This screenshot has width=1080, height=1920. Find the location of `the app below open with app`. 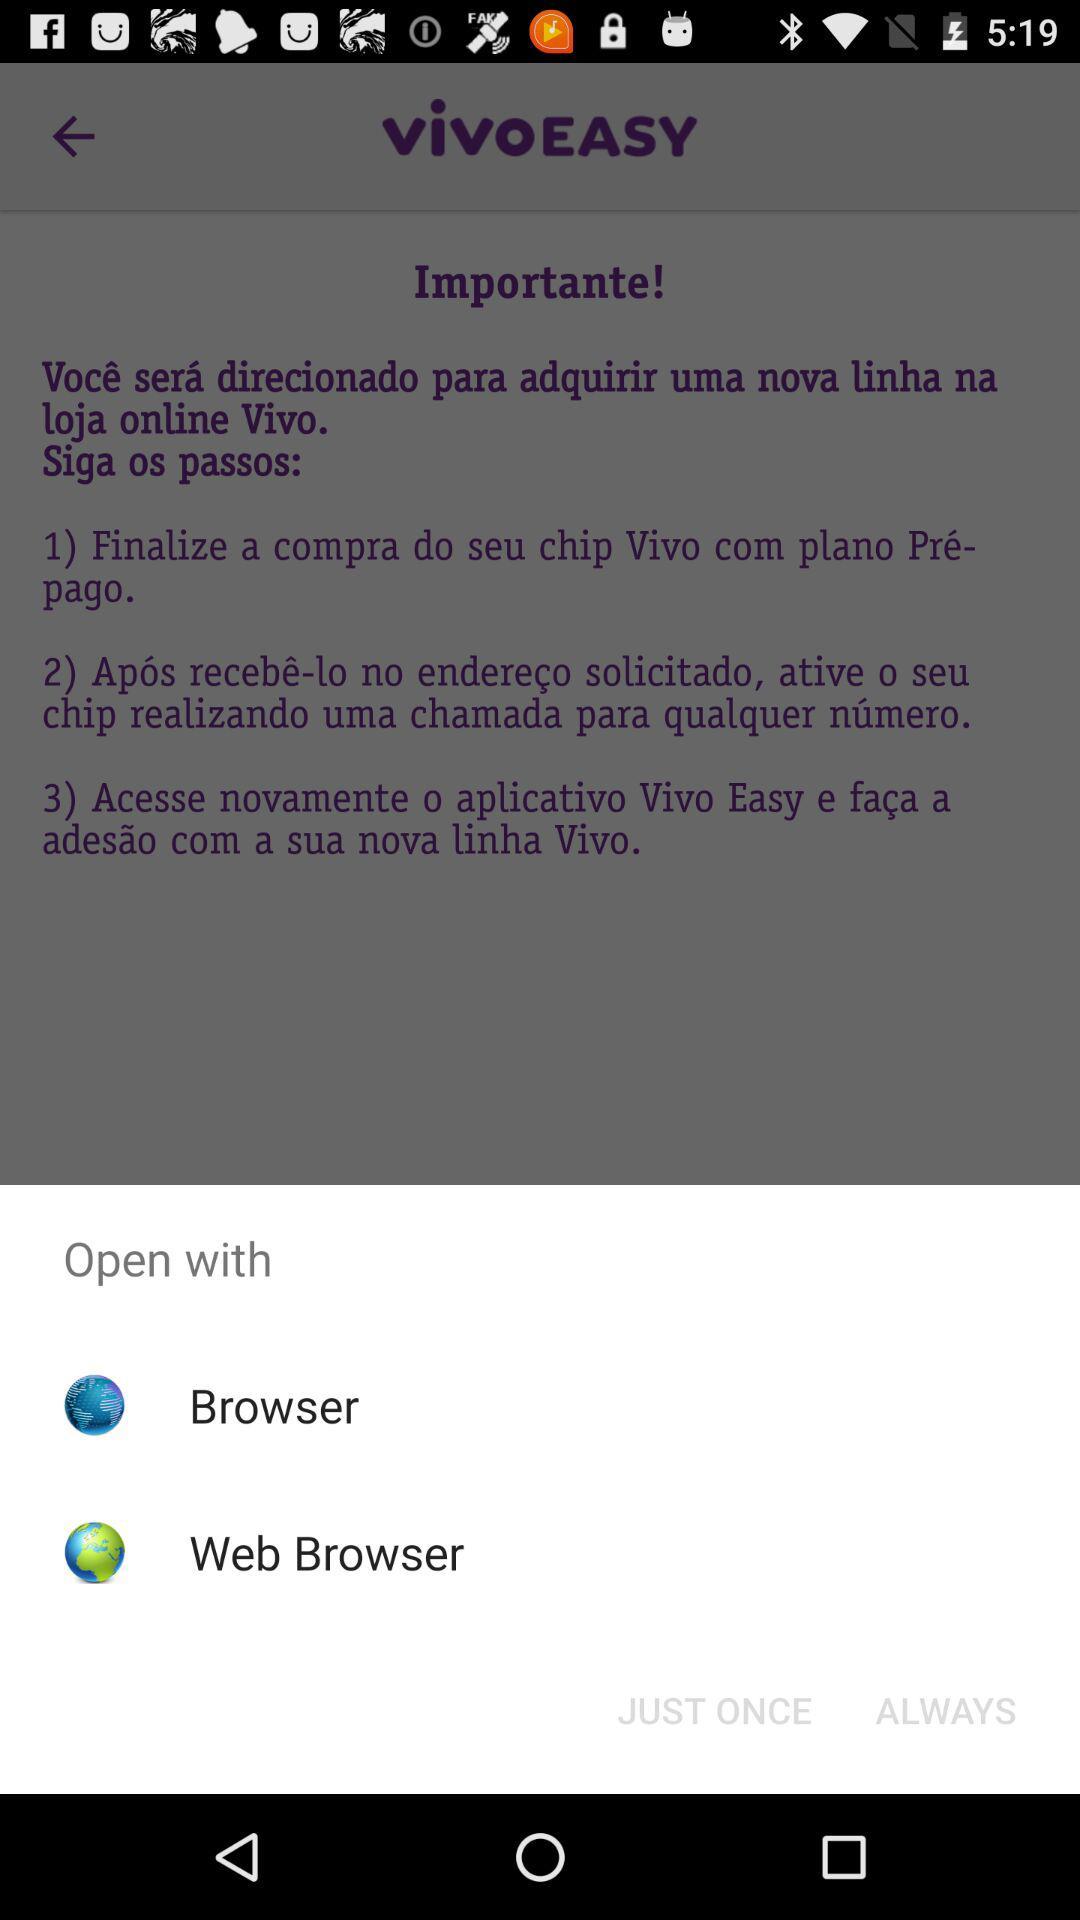

the app below open with app is located at coordinates (945, 1708).